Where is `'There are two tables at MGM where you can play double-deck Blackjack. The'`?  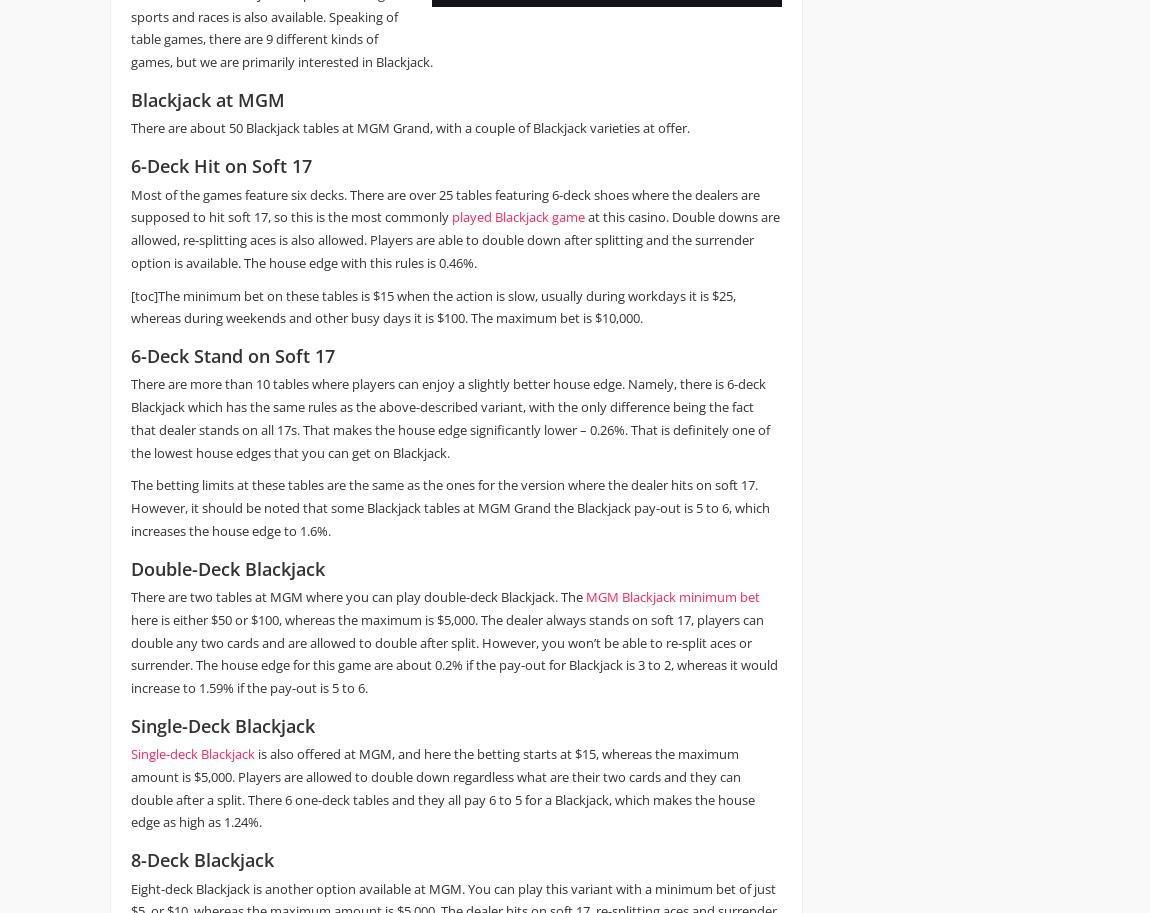
'There are two tables at MGM where you can play double-deck Blackjack. The' is located at coordinates (358, 597).